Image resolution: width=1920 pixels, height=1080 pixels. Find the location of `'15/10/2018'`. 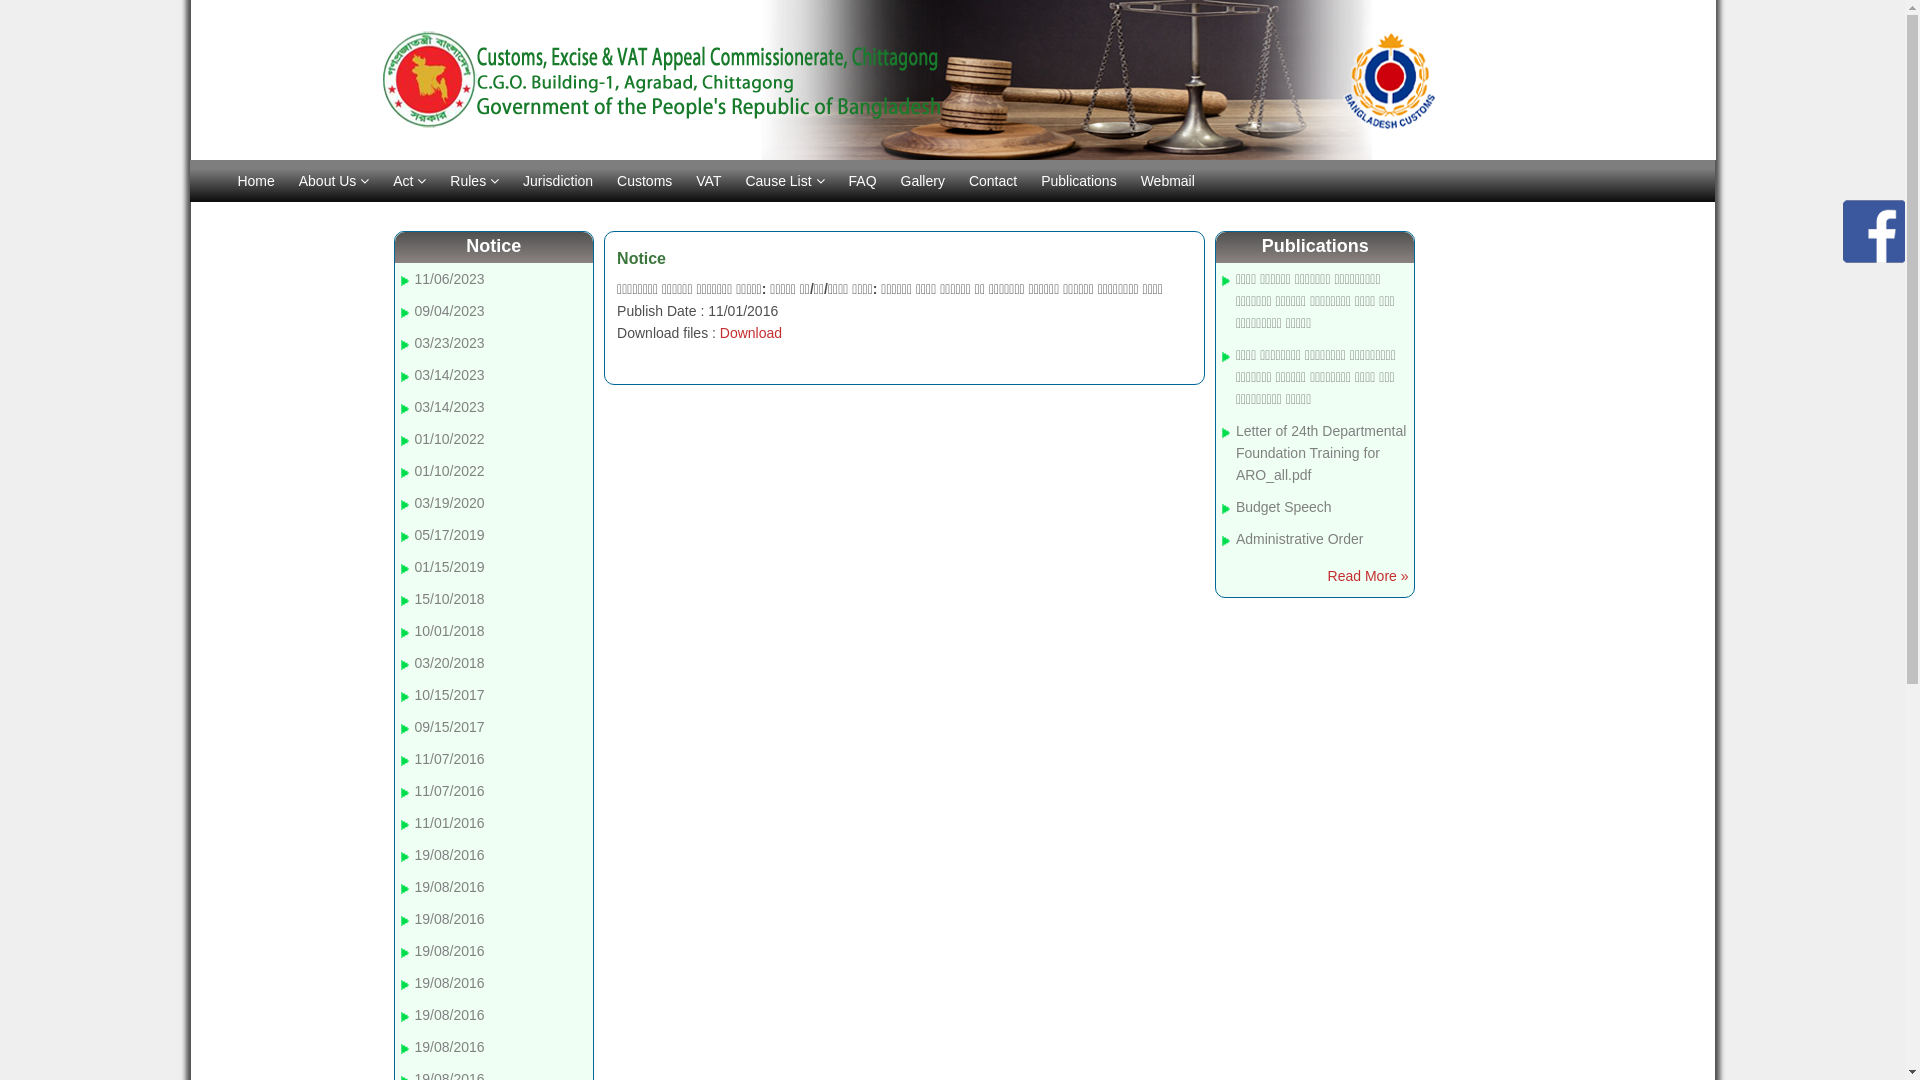

'15/10/2018' is located at coordinates (413, 597).